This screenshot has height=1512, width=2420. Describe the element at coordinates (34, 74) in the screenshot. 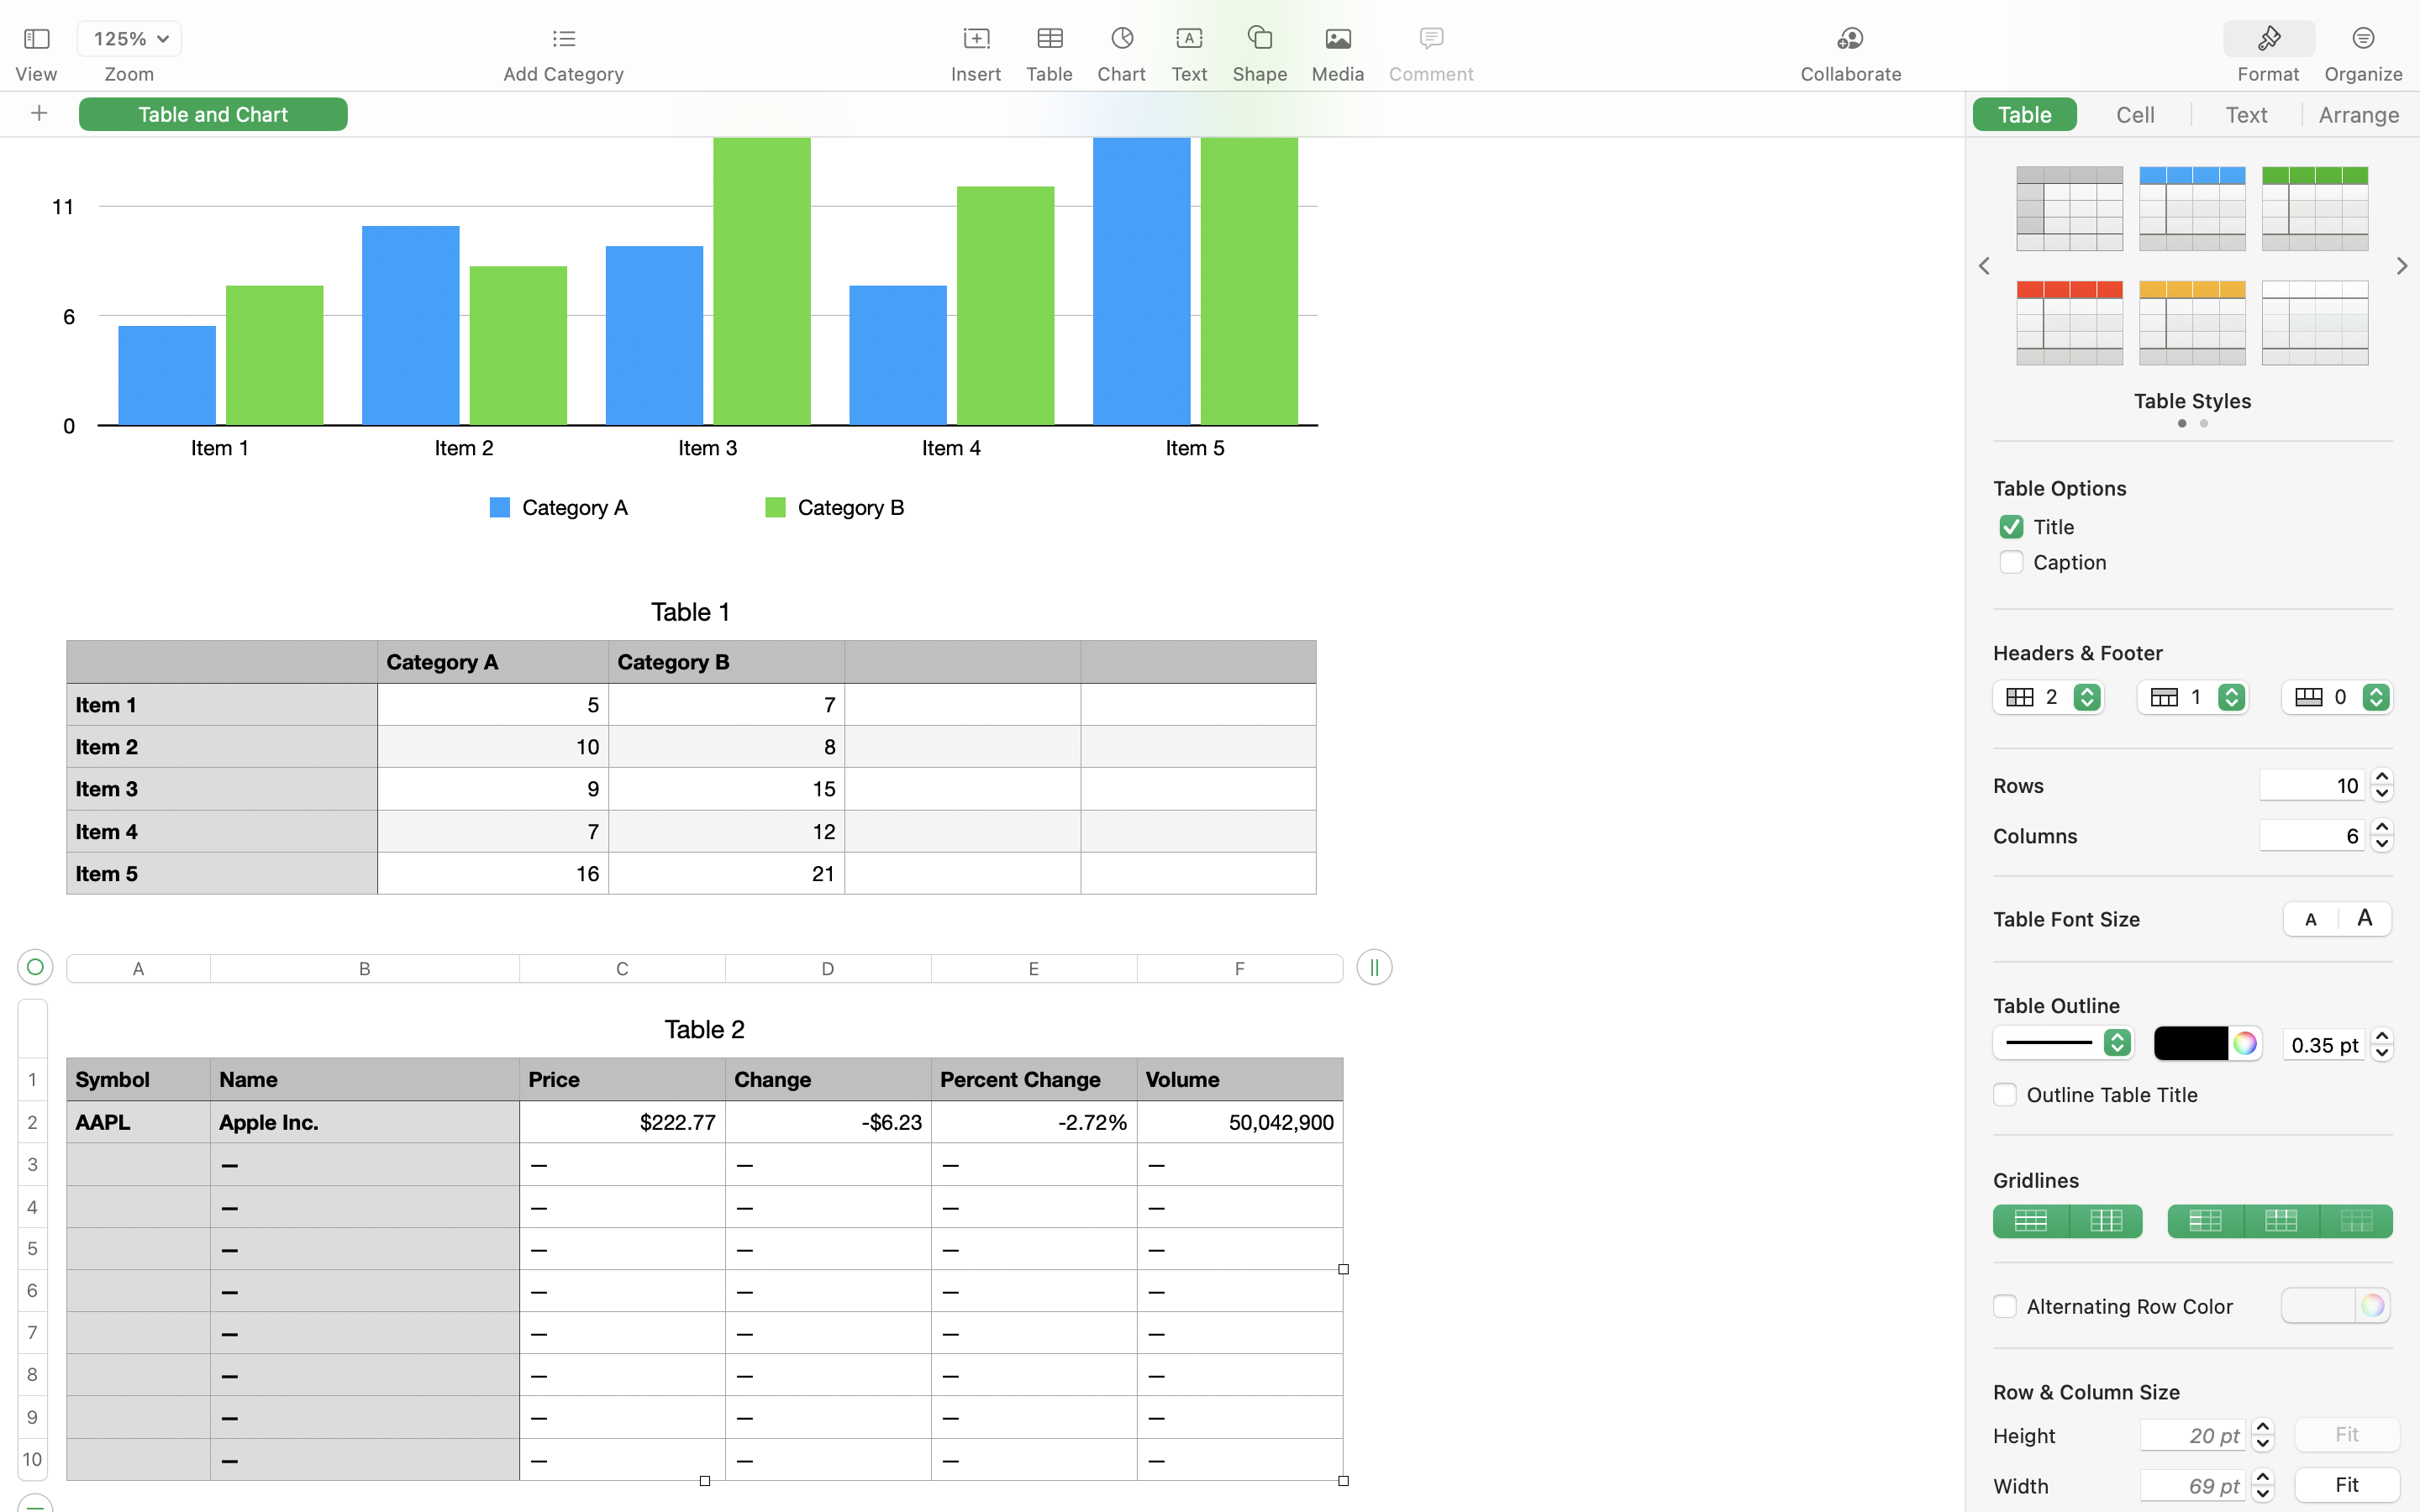

I see `'View'` at that location.